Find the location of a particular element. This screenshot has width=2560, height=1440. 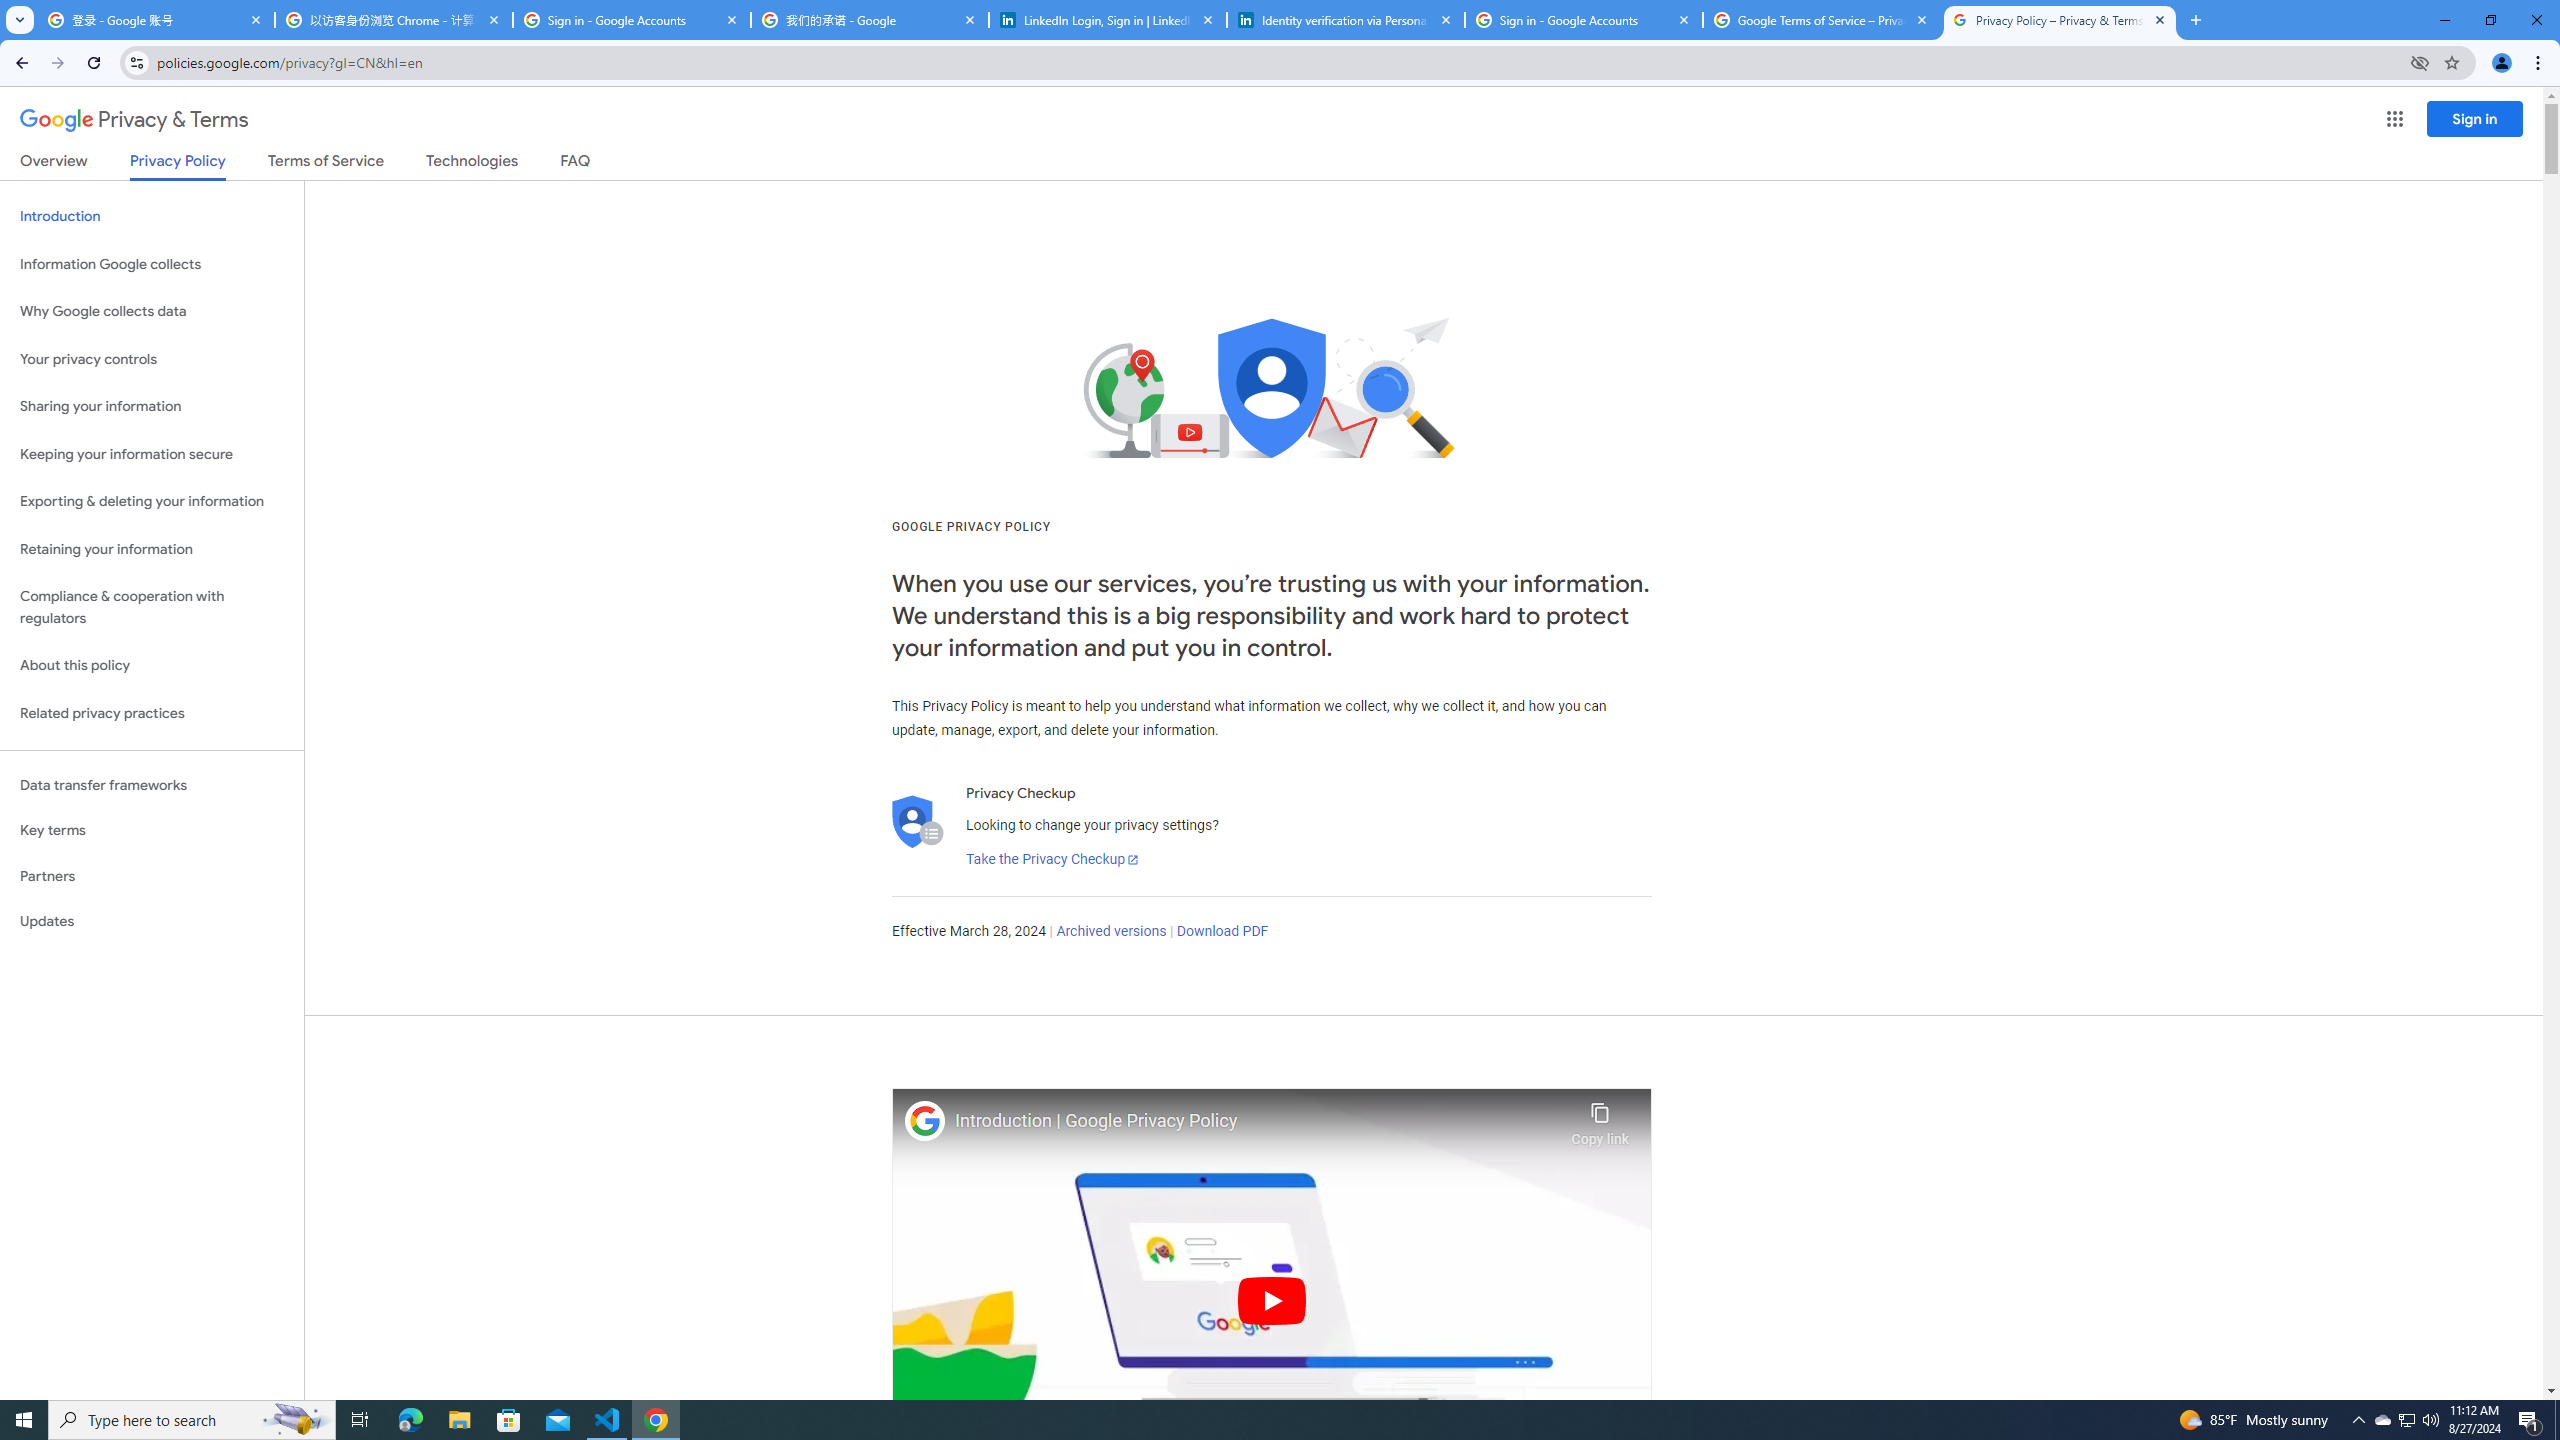

'Why Google collects data' is located at coordinates (151, 310).